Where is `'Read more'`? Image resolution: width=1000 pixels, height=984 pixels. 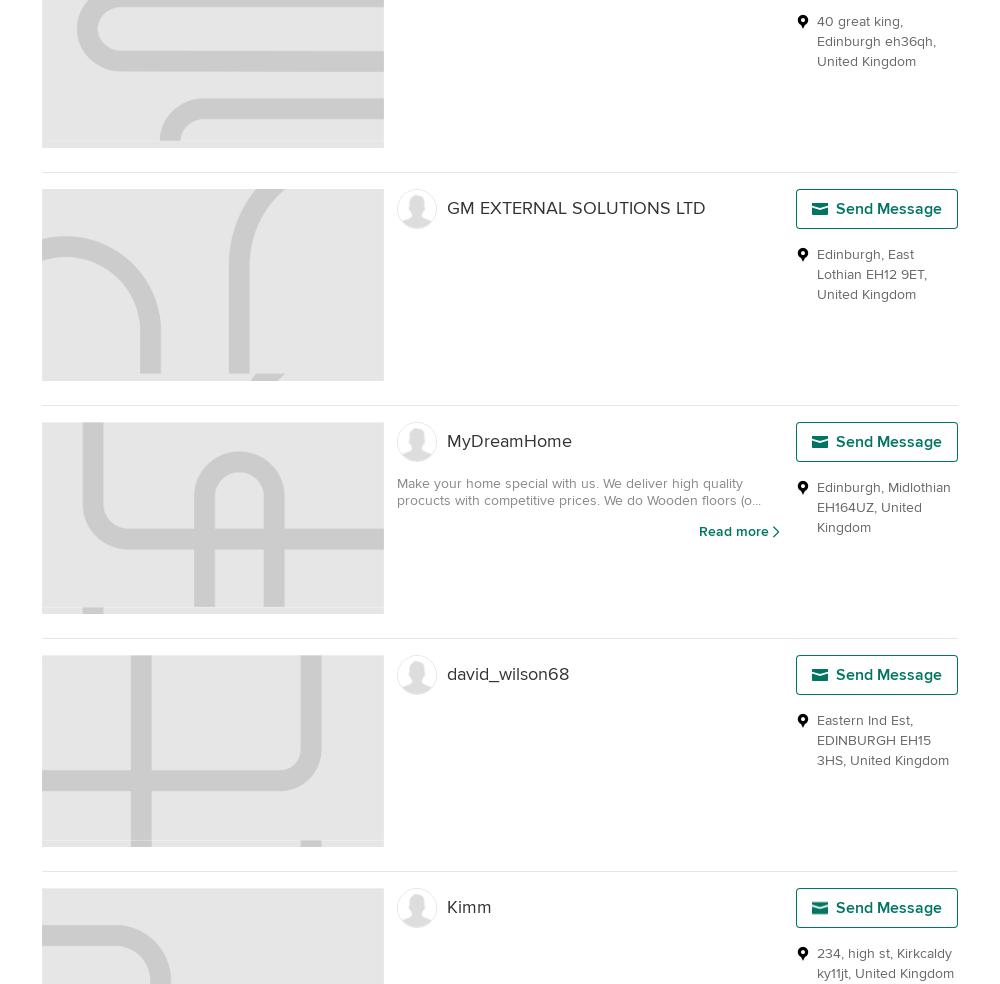 'Read more' is located at coordinates (733, 529).